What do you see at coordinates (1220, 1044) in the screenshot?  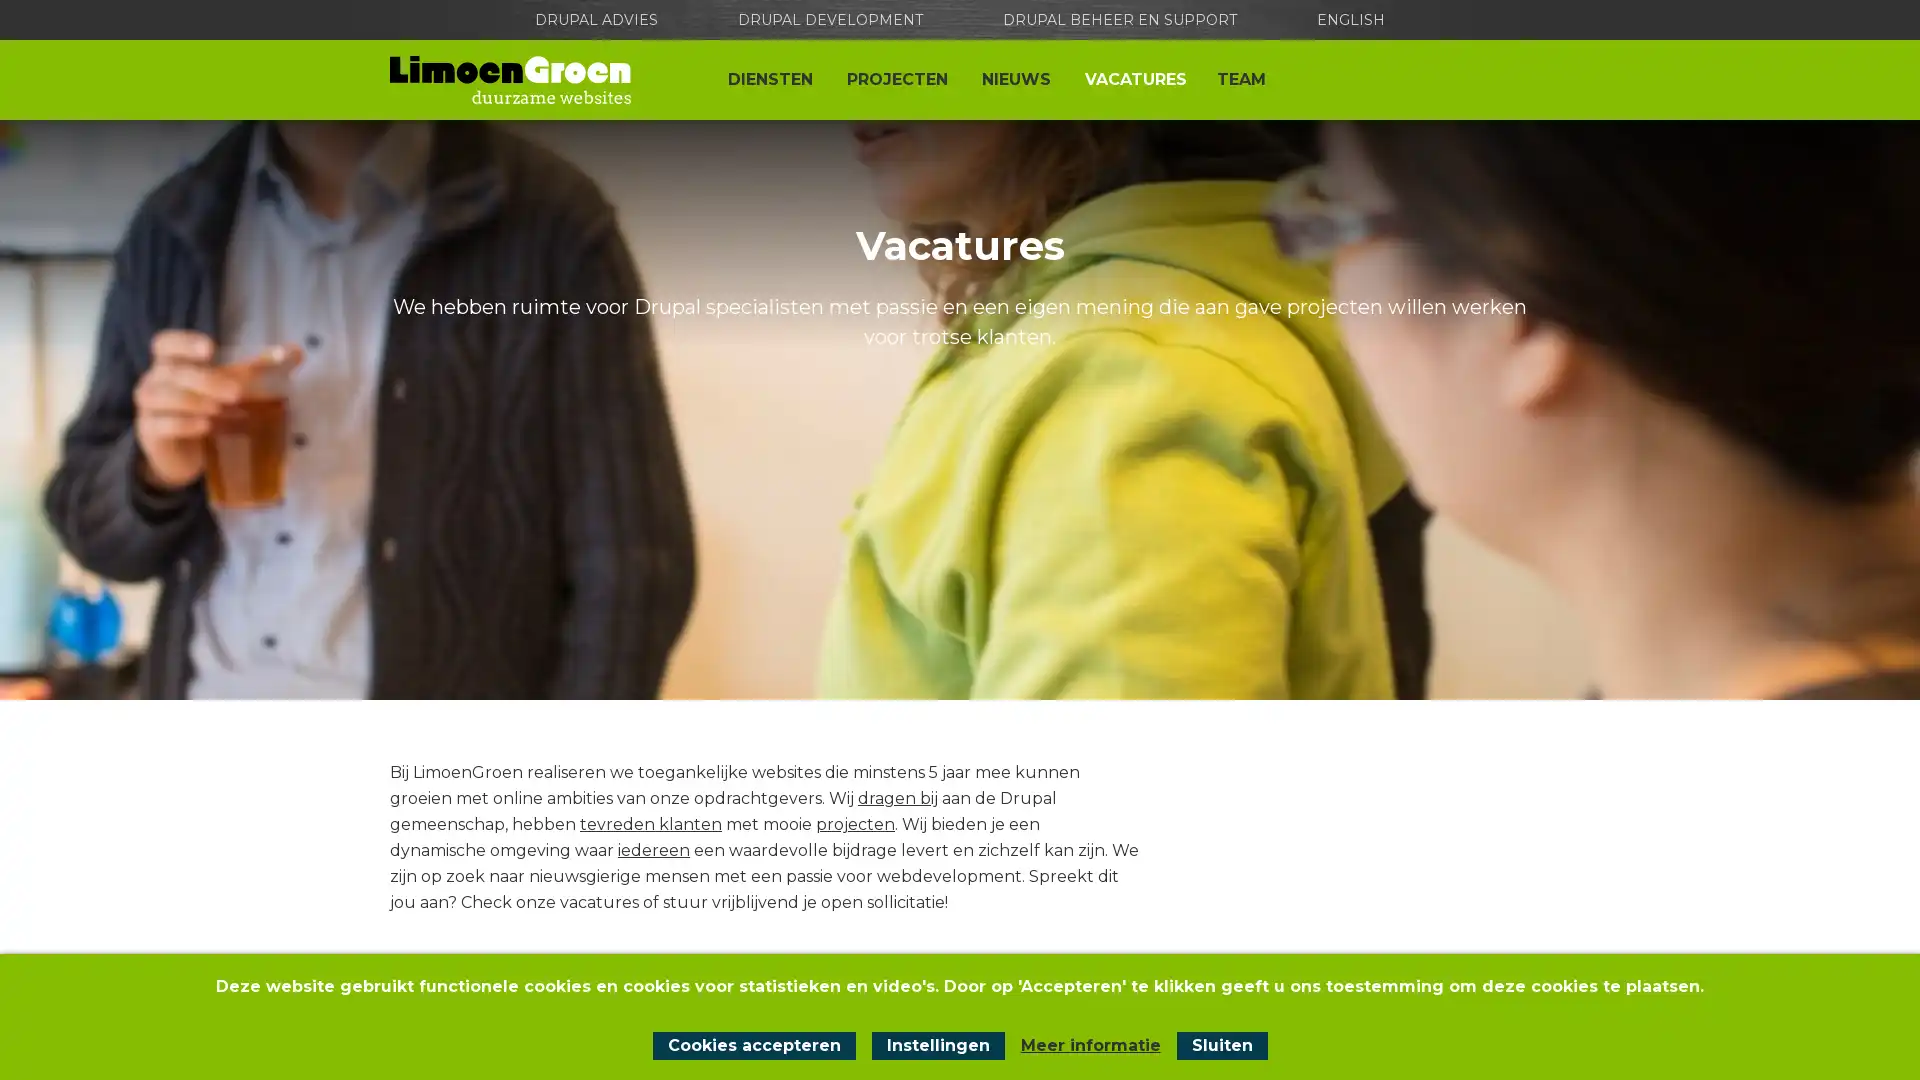 I see `Sluit cookiemelding` at bounding box center [1220, 1044].